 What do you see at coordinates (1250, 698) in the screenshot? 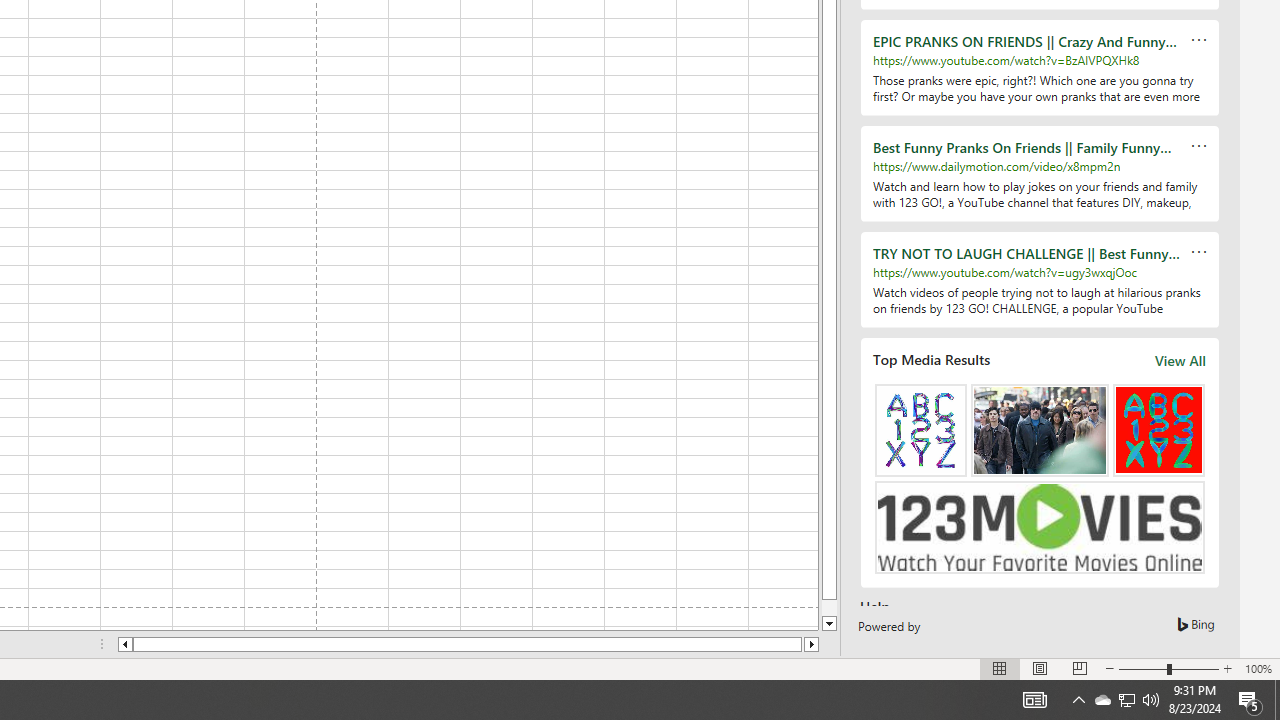
I see `'Action Center, 5 new notifications'` at bounding box center [1250, 698].